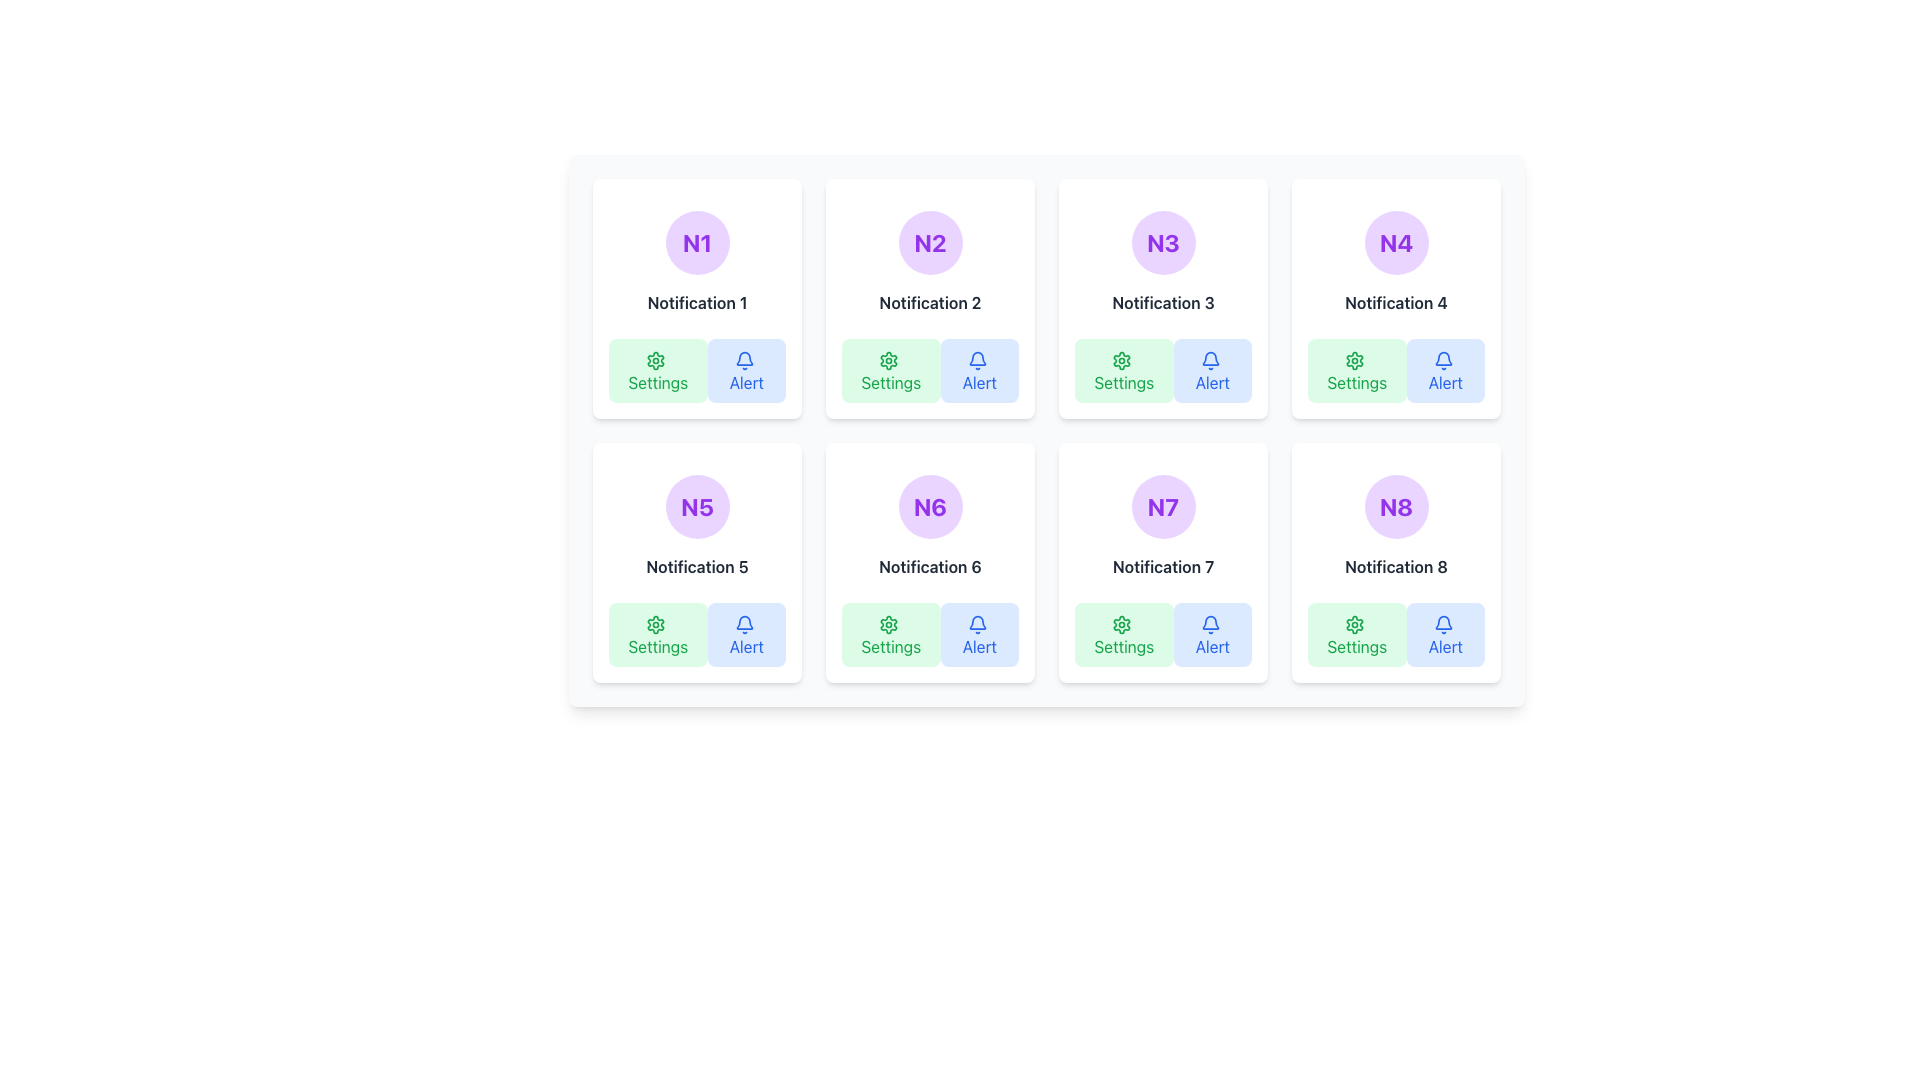 The image size is (1920, 1080). What do you see at coordinates (1395, 370) in the screenshot?
I see `the leftmost button in the 'Notification 4' card` at bounding box center [1395, 370].